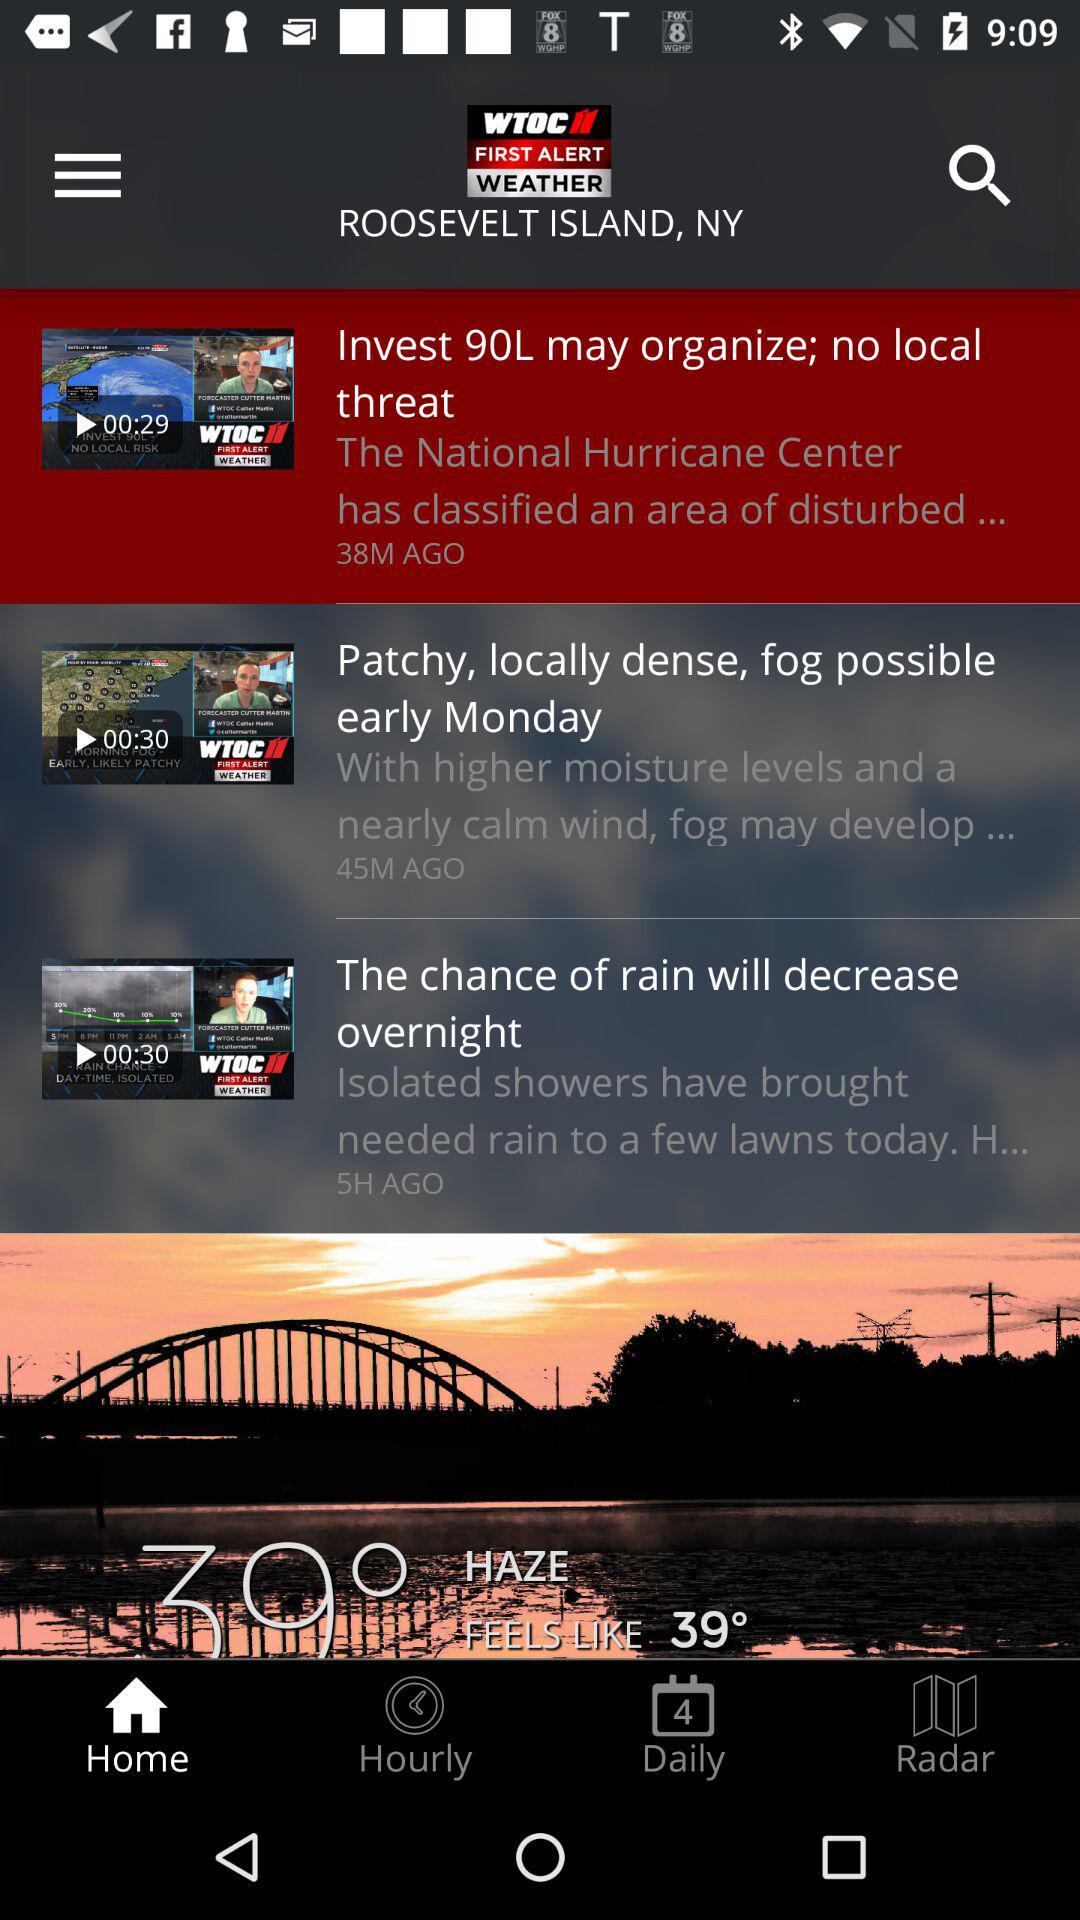 Image resolution: width=1080 pixels, height=1920 pixels. I want to click on the icon next to daily, so click(945, 1726).